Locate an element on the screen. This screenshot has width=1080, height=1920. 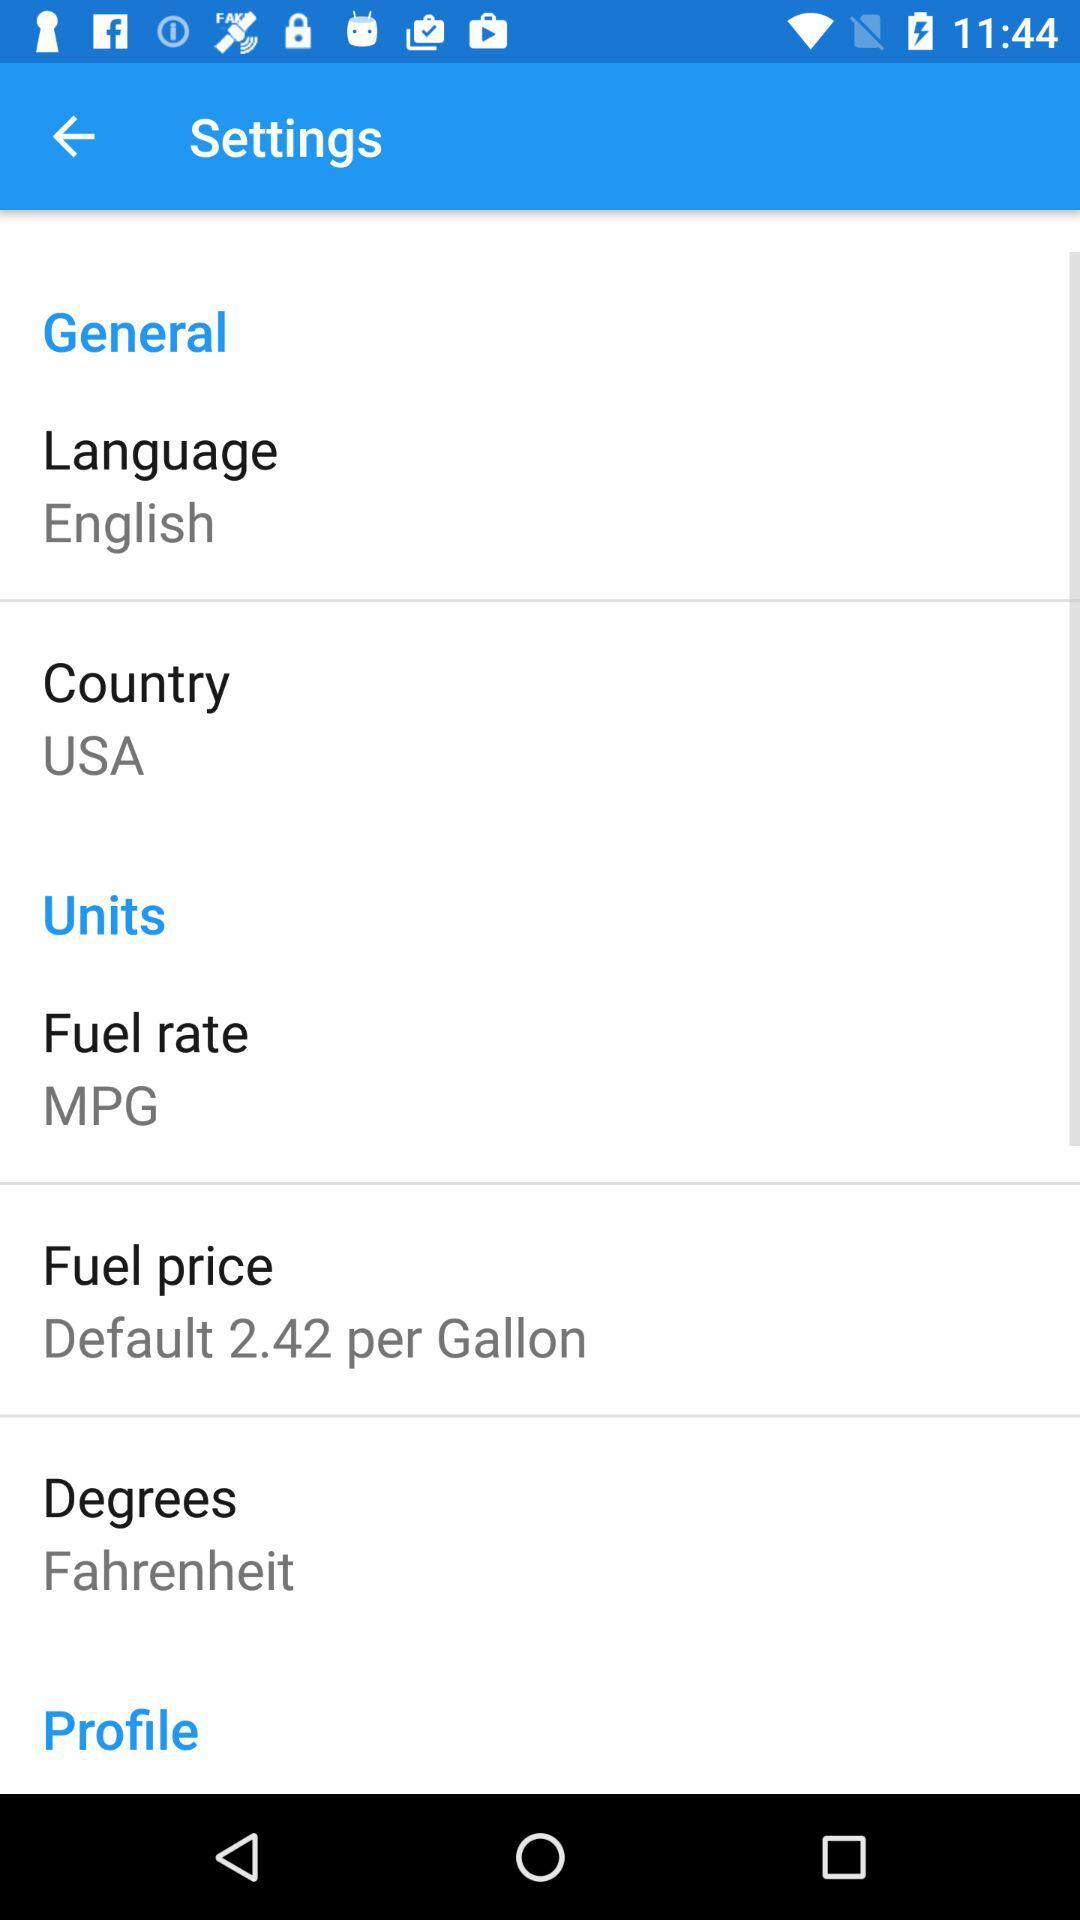
icon above the usa icon is located at coordinates (135, 680).